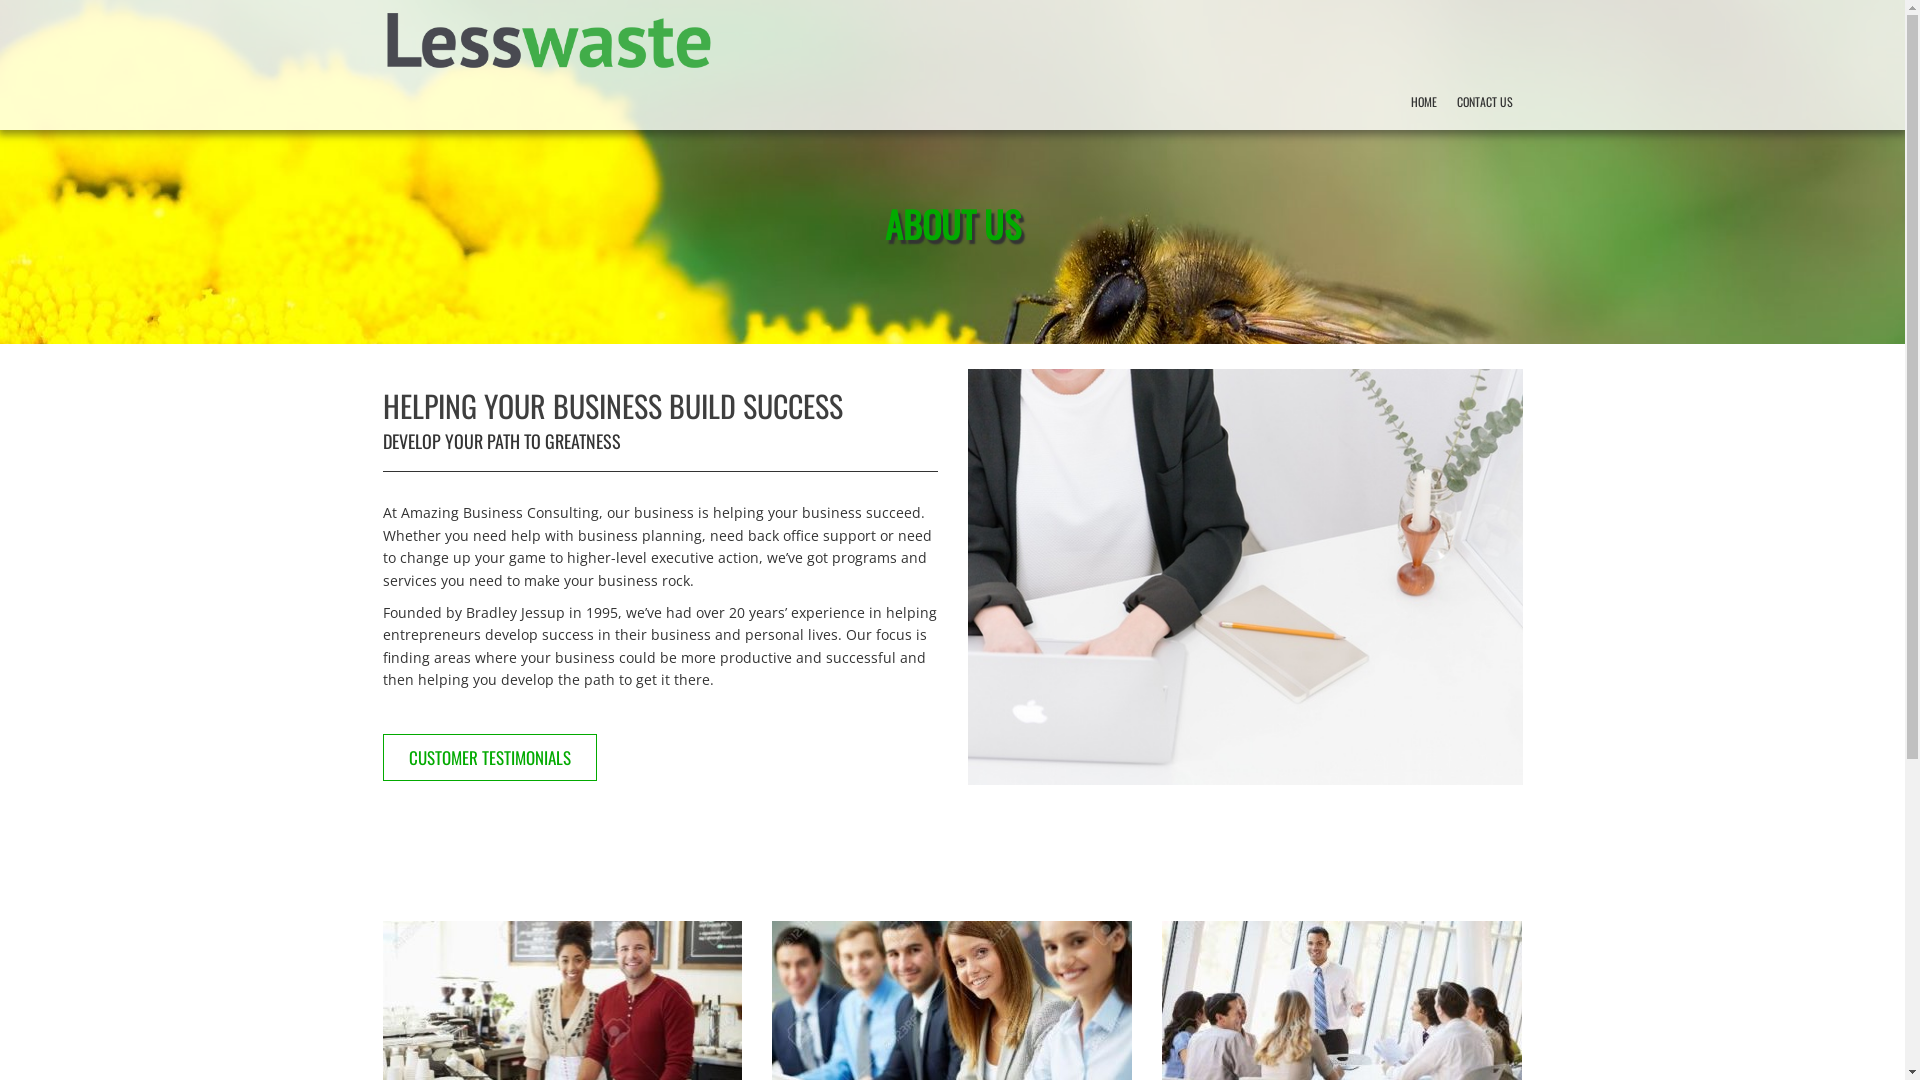 The height and width of the screenshot is (1080, 1920). What do you see at coordinates (382, 757) in the screenshot?
I see `'CUSTOMER TESTIMONIALS'` at bounding box center [382, 757].